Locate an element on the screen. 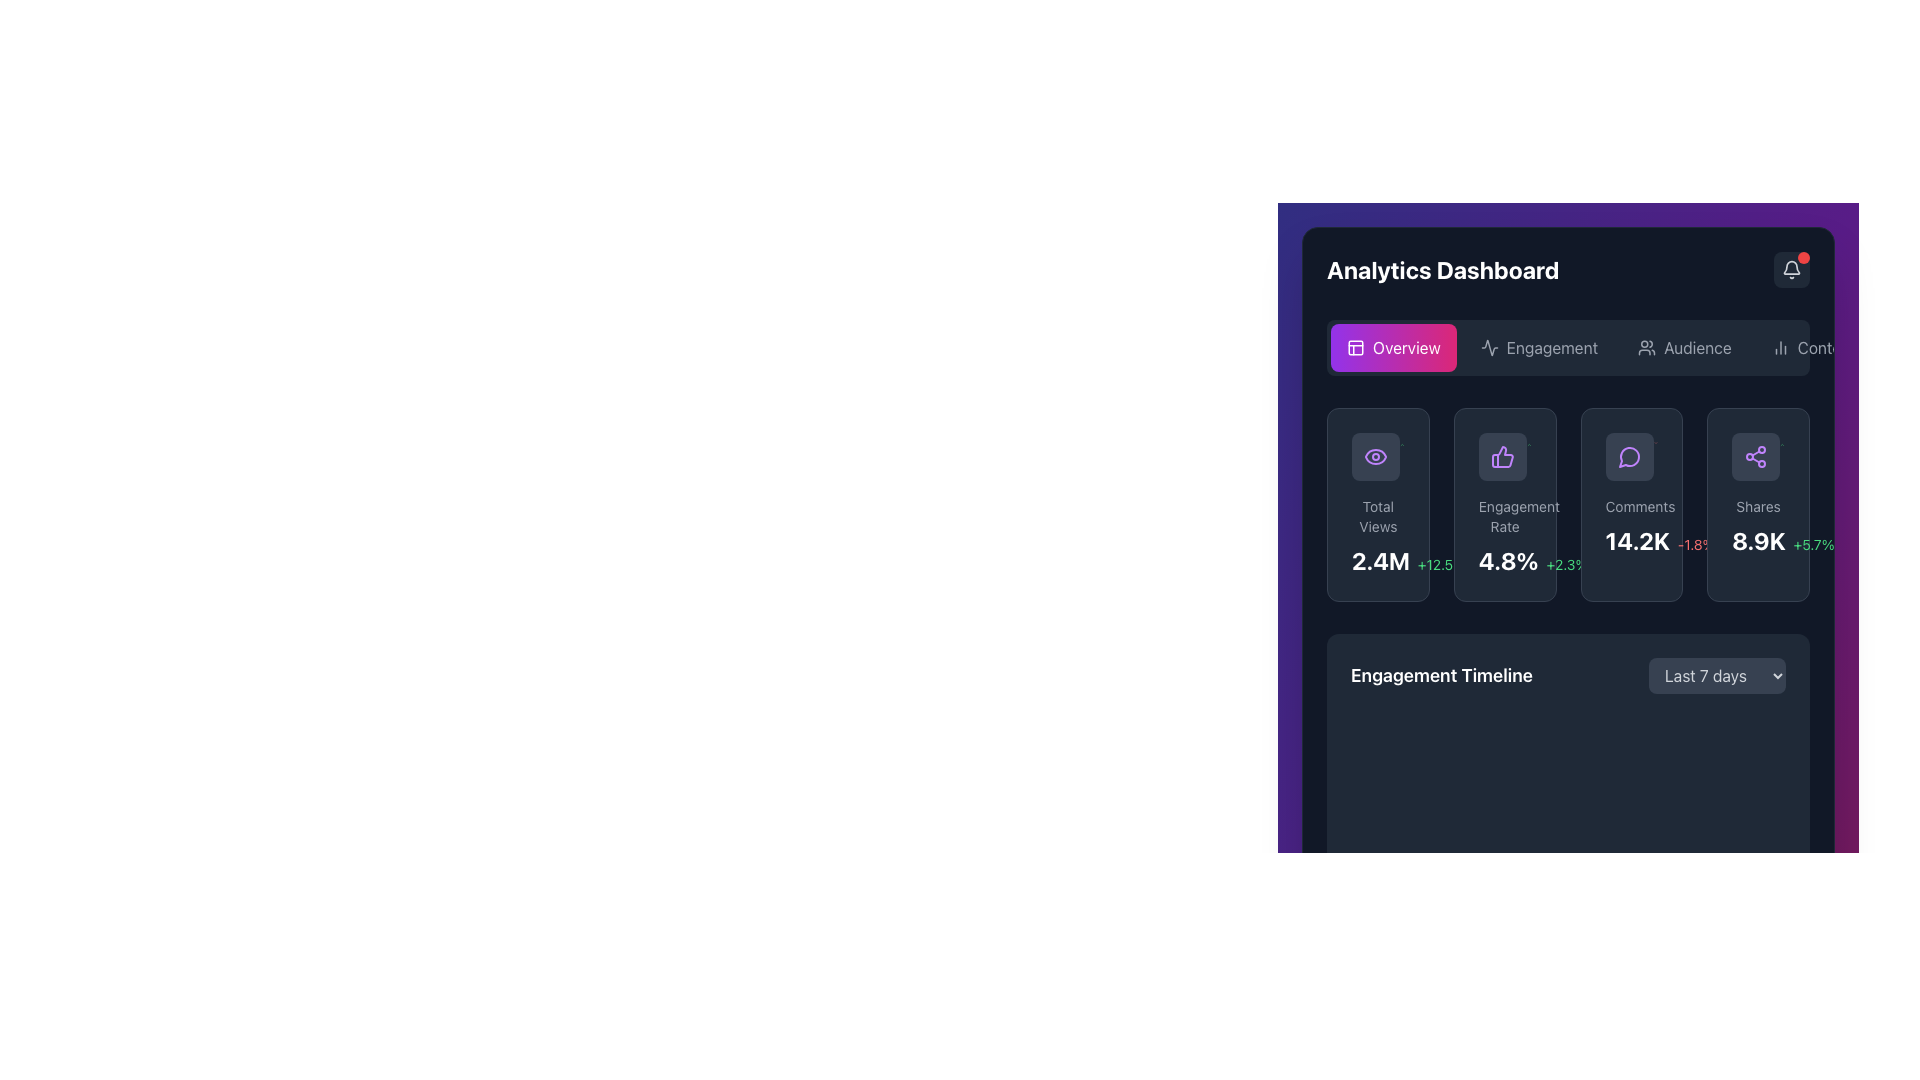 This screenshot has width=1920, height=1080. the user group icon located within the 'Audience' menu item is located at coordinates (1647, 346).